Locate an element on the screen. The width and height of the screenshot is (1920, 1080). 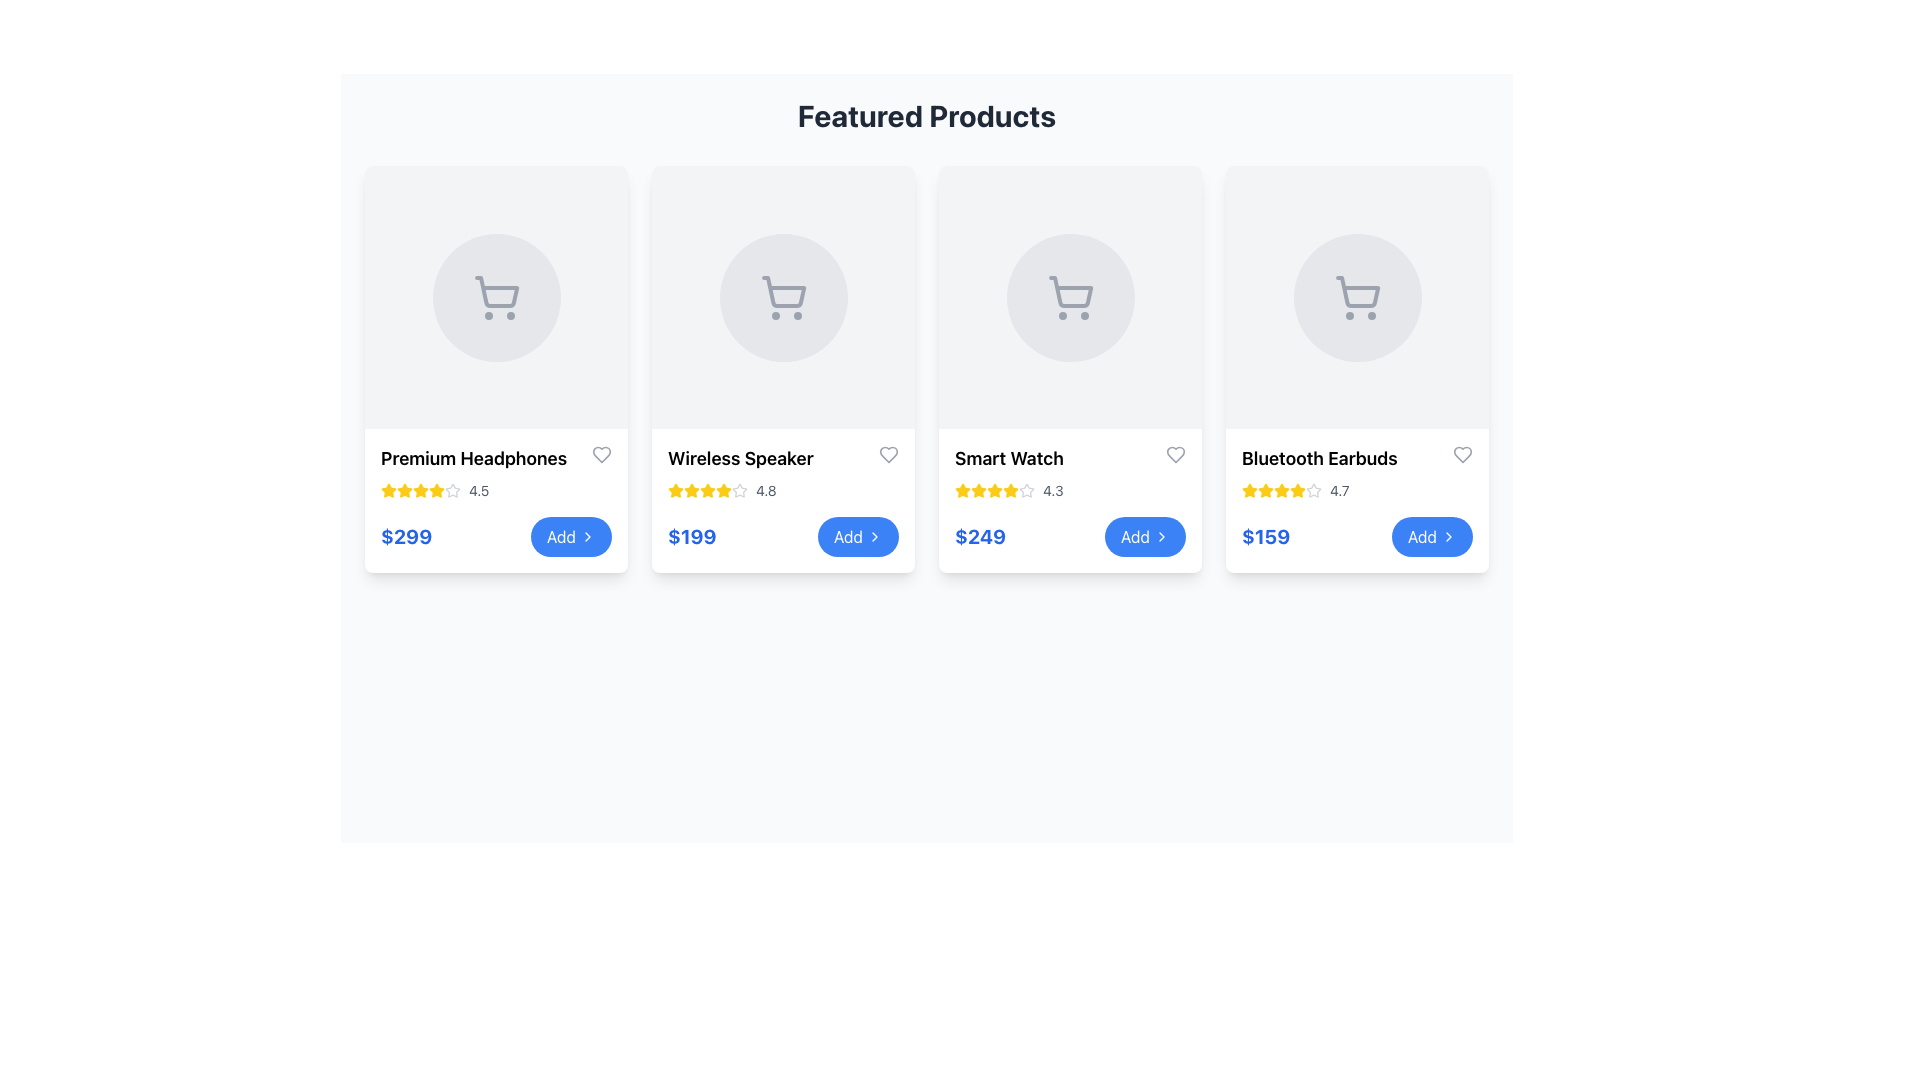
the header text label that introduces the subsequent section of the interface, positioned centrally at the top of the layout above the grid of product cards is located at coordinates (925, 115).